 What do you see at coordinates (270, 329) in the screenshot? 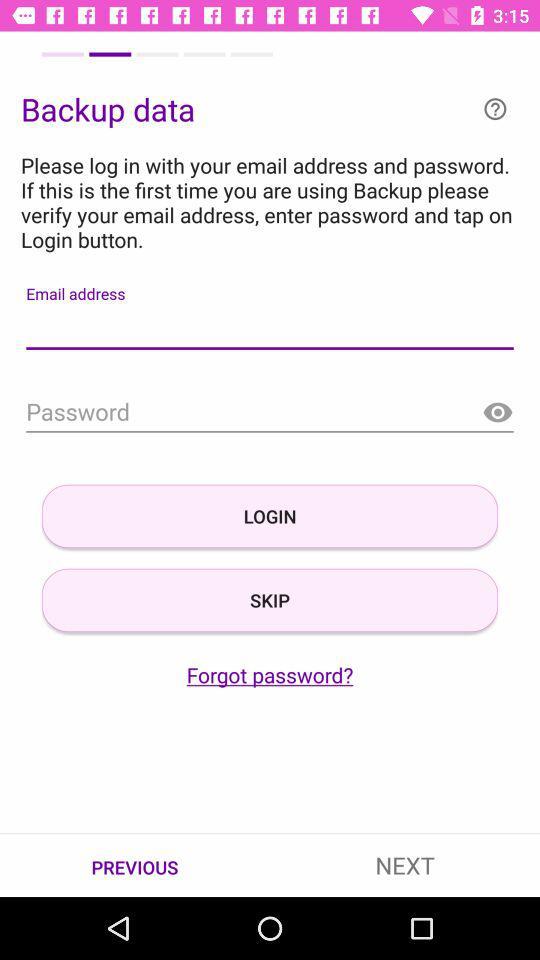
I see `email address` at bounding box center [270, 329].